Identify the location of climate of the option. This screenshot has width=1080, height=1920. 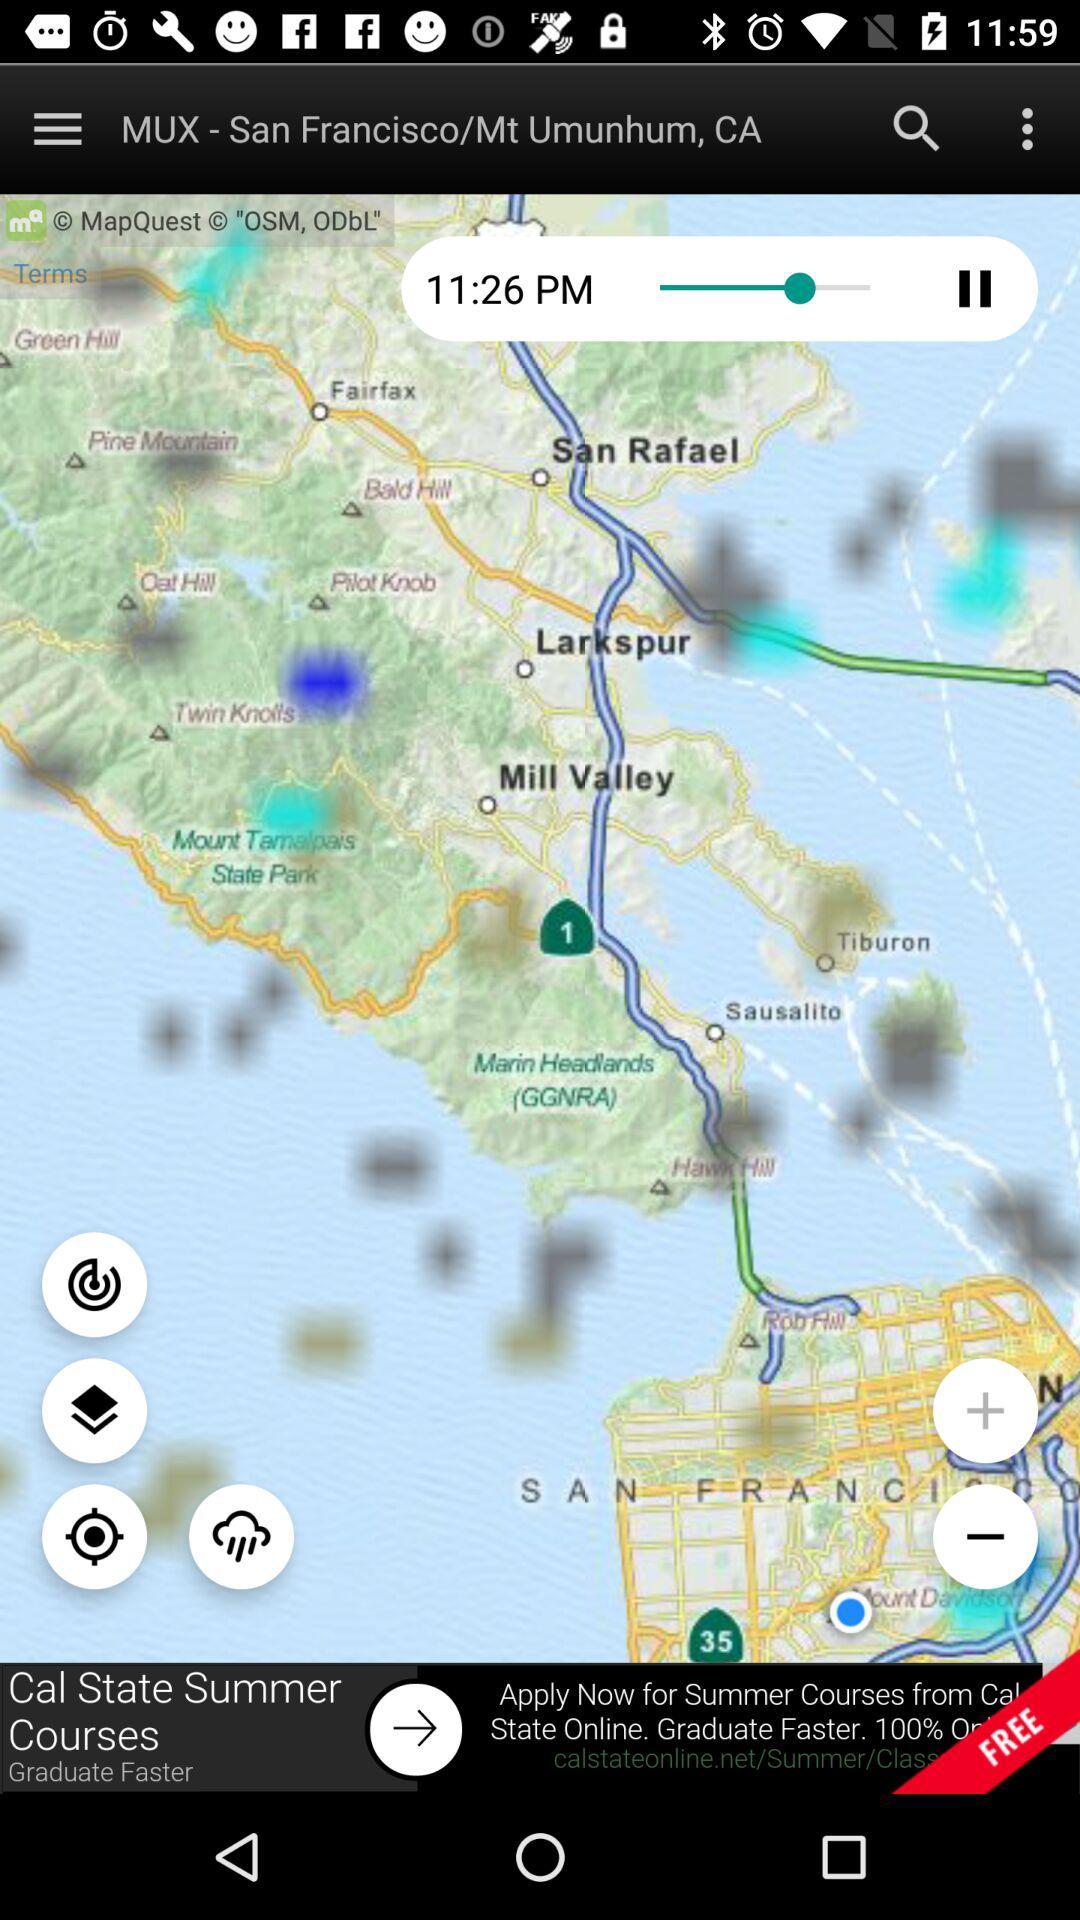
(240, 1535).